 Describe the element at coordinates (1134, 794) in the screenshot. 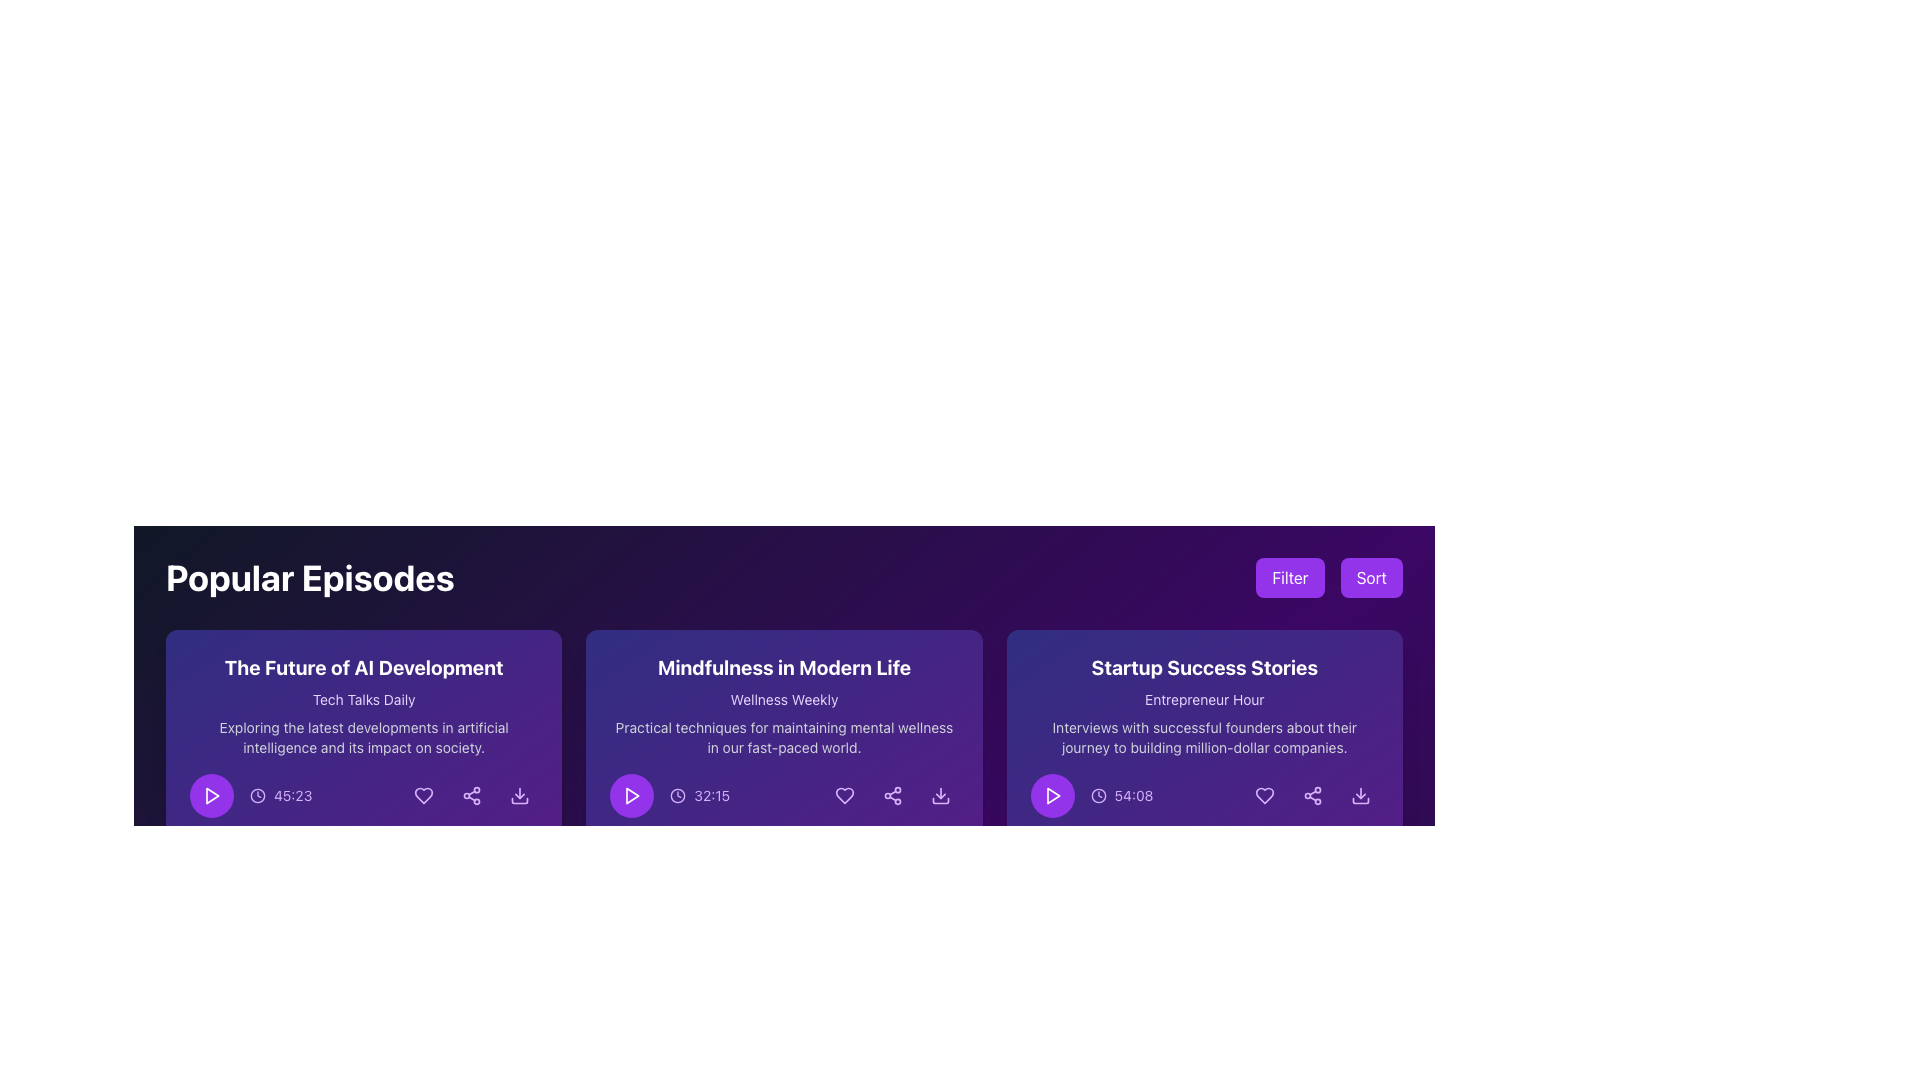

I see `text element displaying '54:08' styled with a light purple color, located within the 'Startup Success Stories' card in the 'Popular Episodes' section, positioned to the right of the clock icon` at that location.